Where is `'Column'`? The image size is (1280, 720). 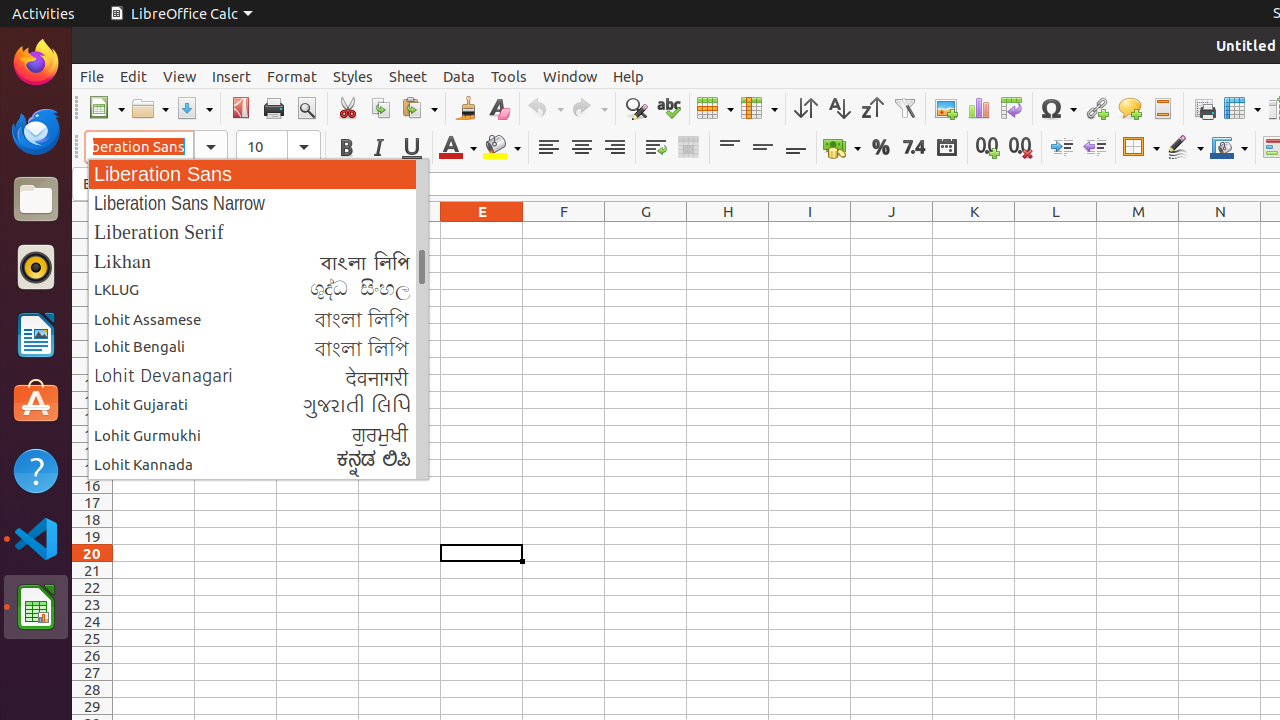
'Column' is located at coordinates (758, 108).